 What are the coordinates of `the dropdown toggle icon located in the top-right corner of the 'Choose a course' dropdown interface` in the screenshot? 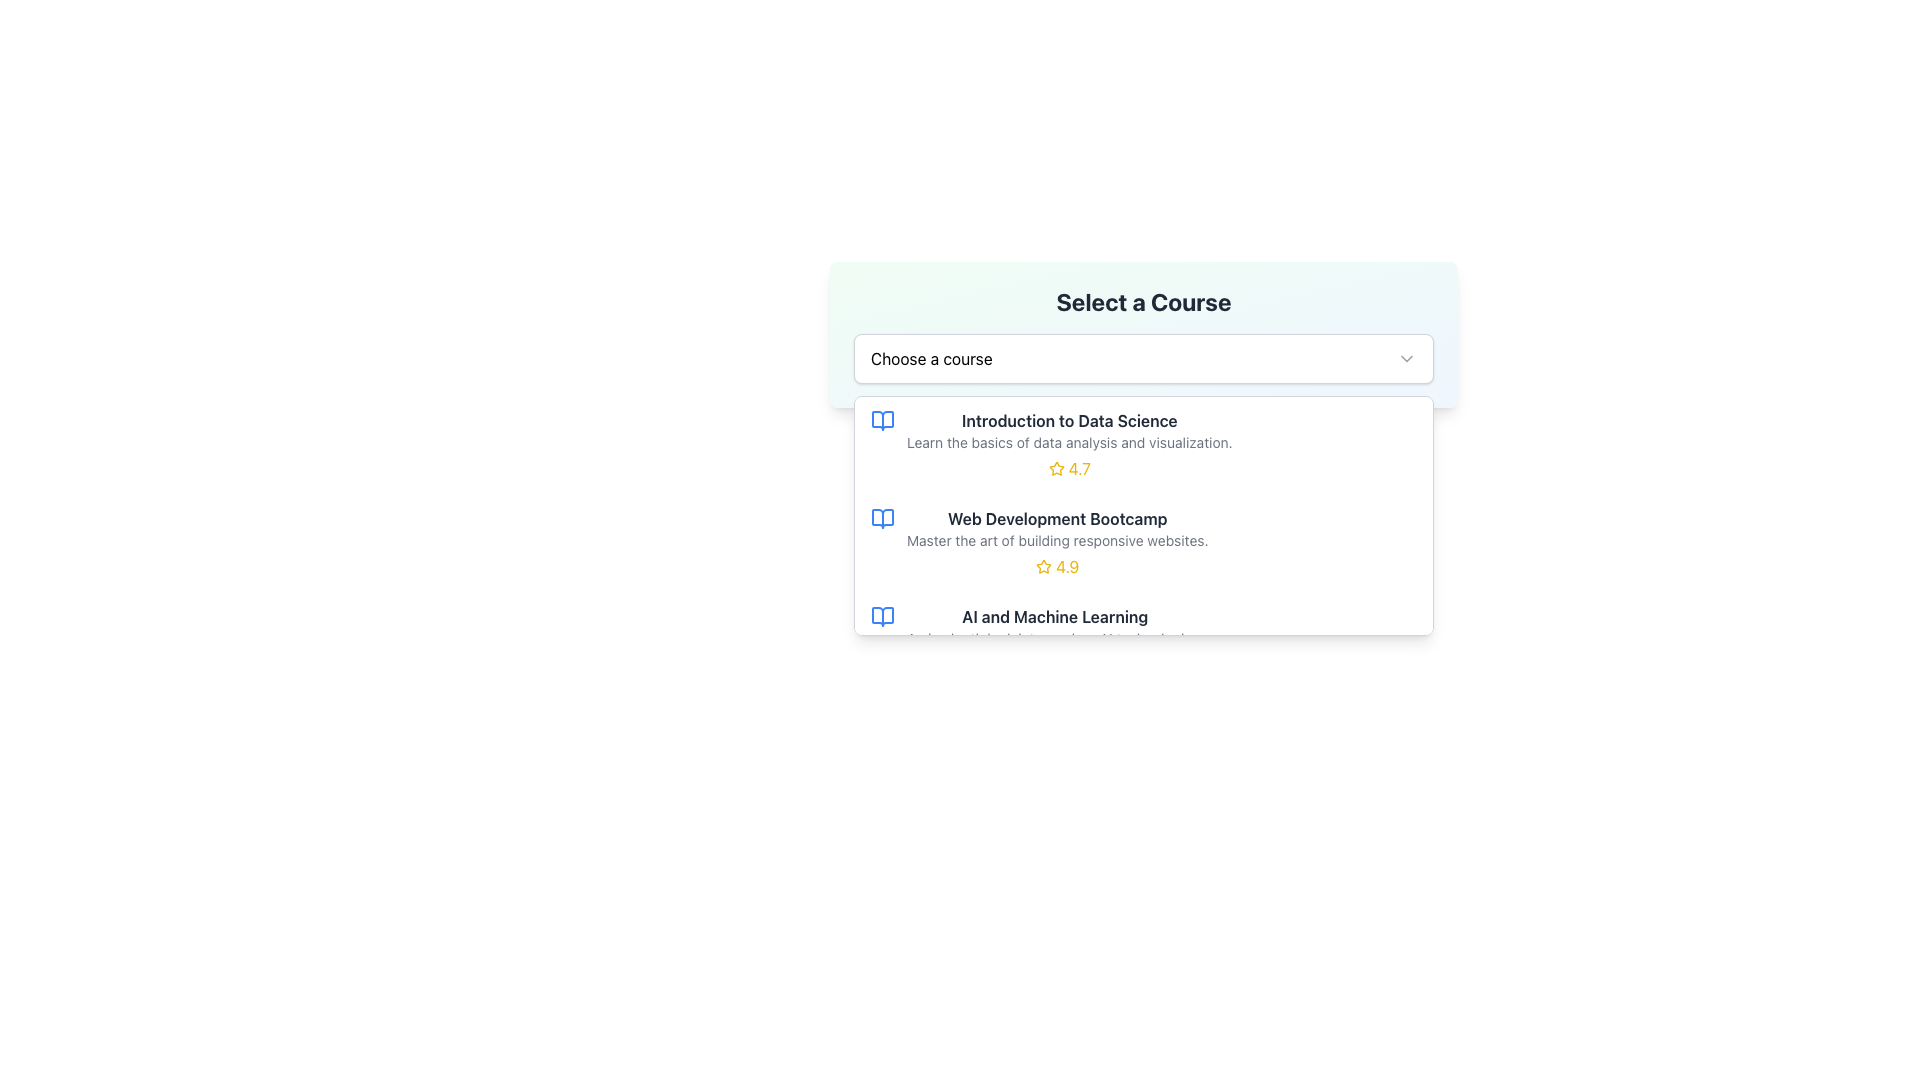 It's located at (1405, 357).